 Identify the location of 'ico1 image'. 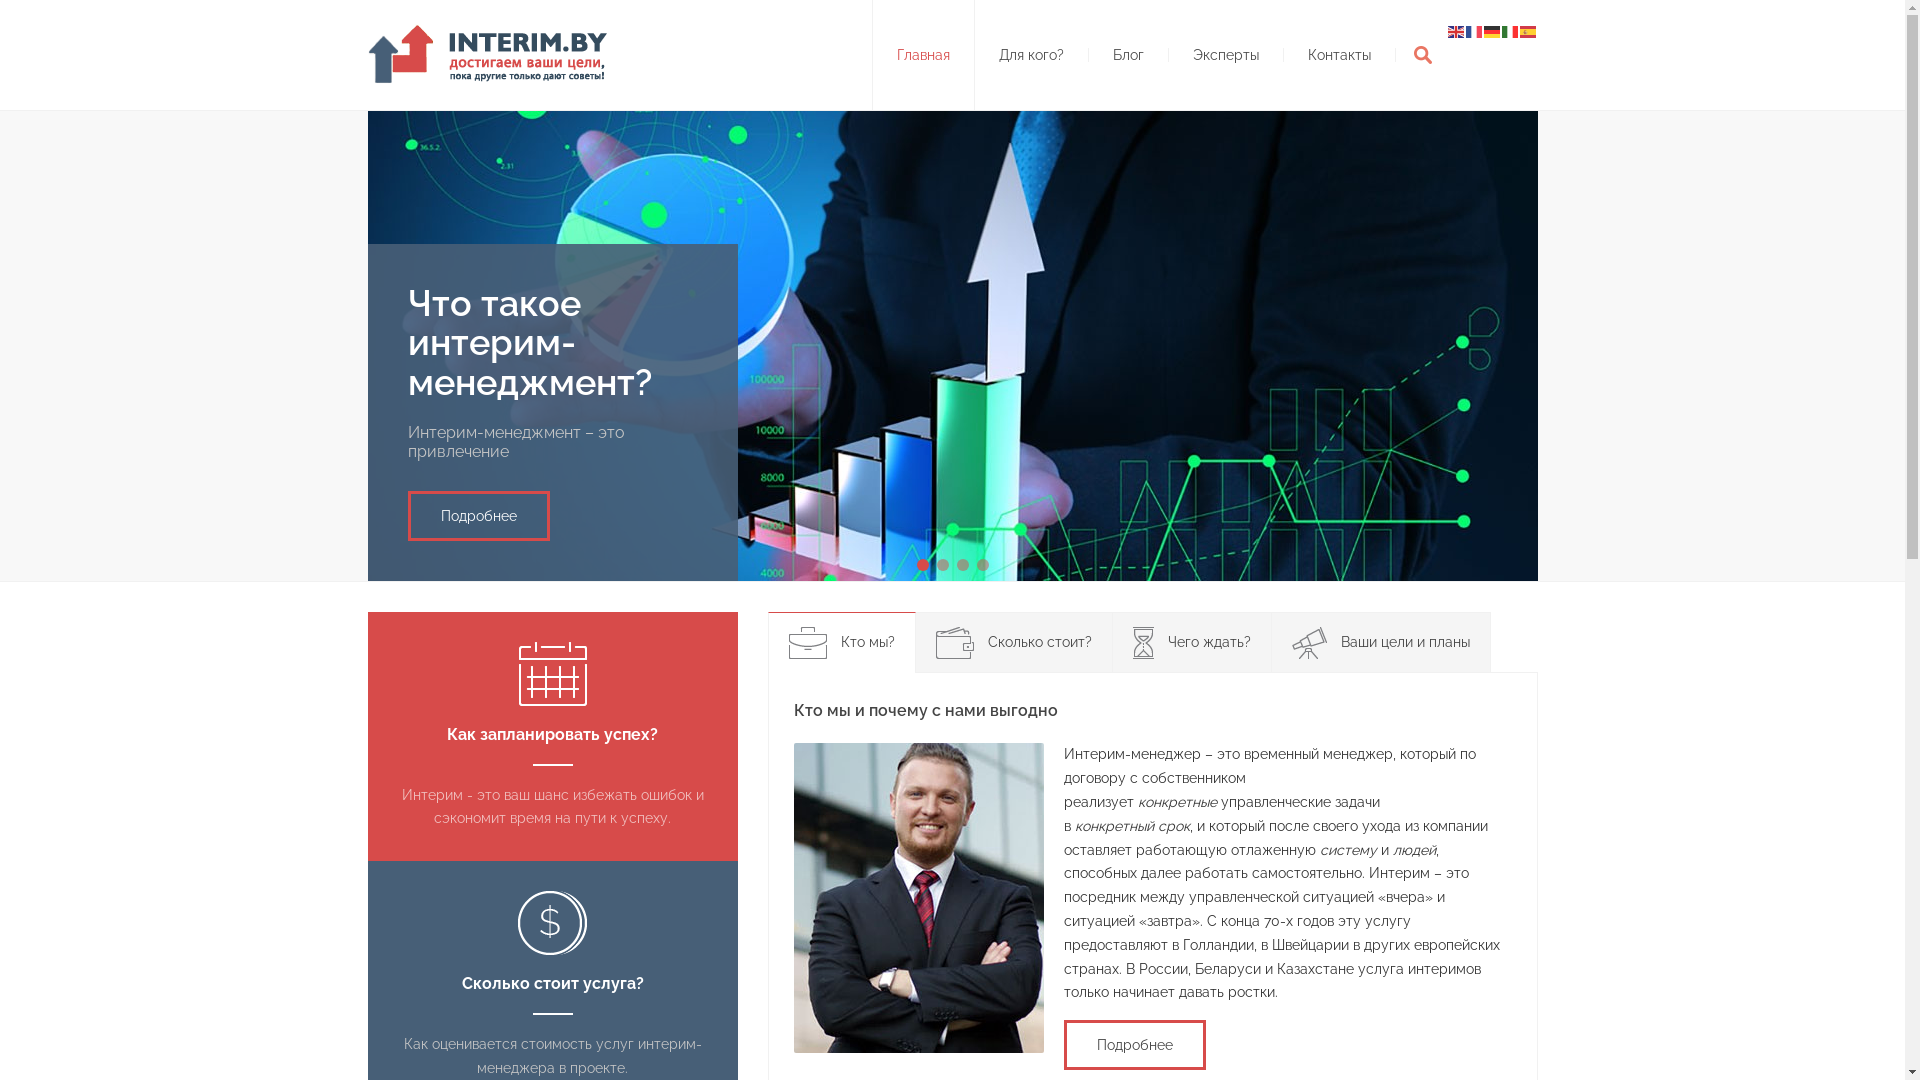
(786, 643).